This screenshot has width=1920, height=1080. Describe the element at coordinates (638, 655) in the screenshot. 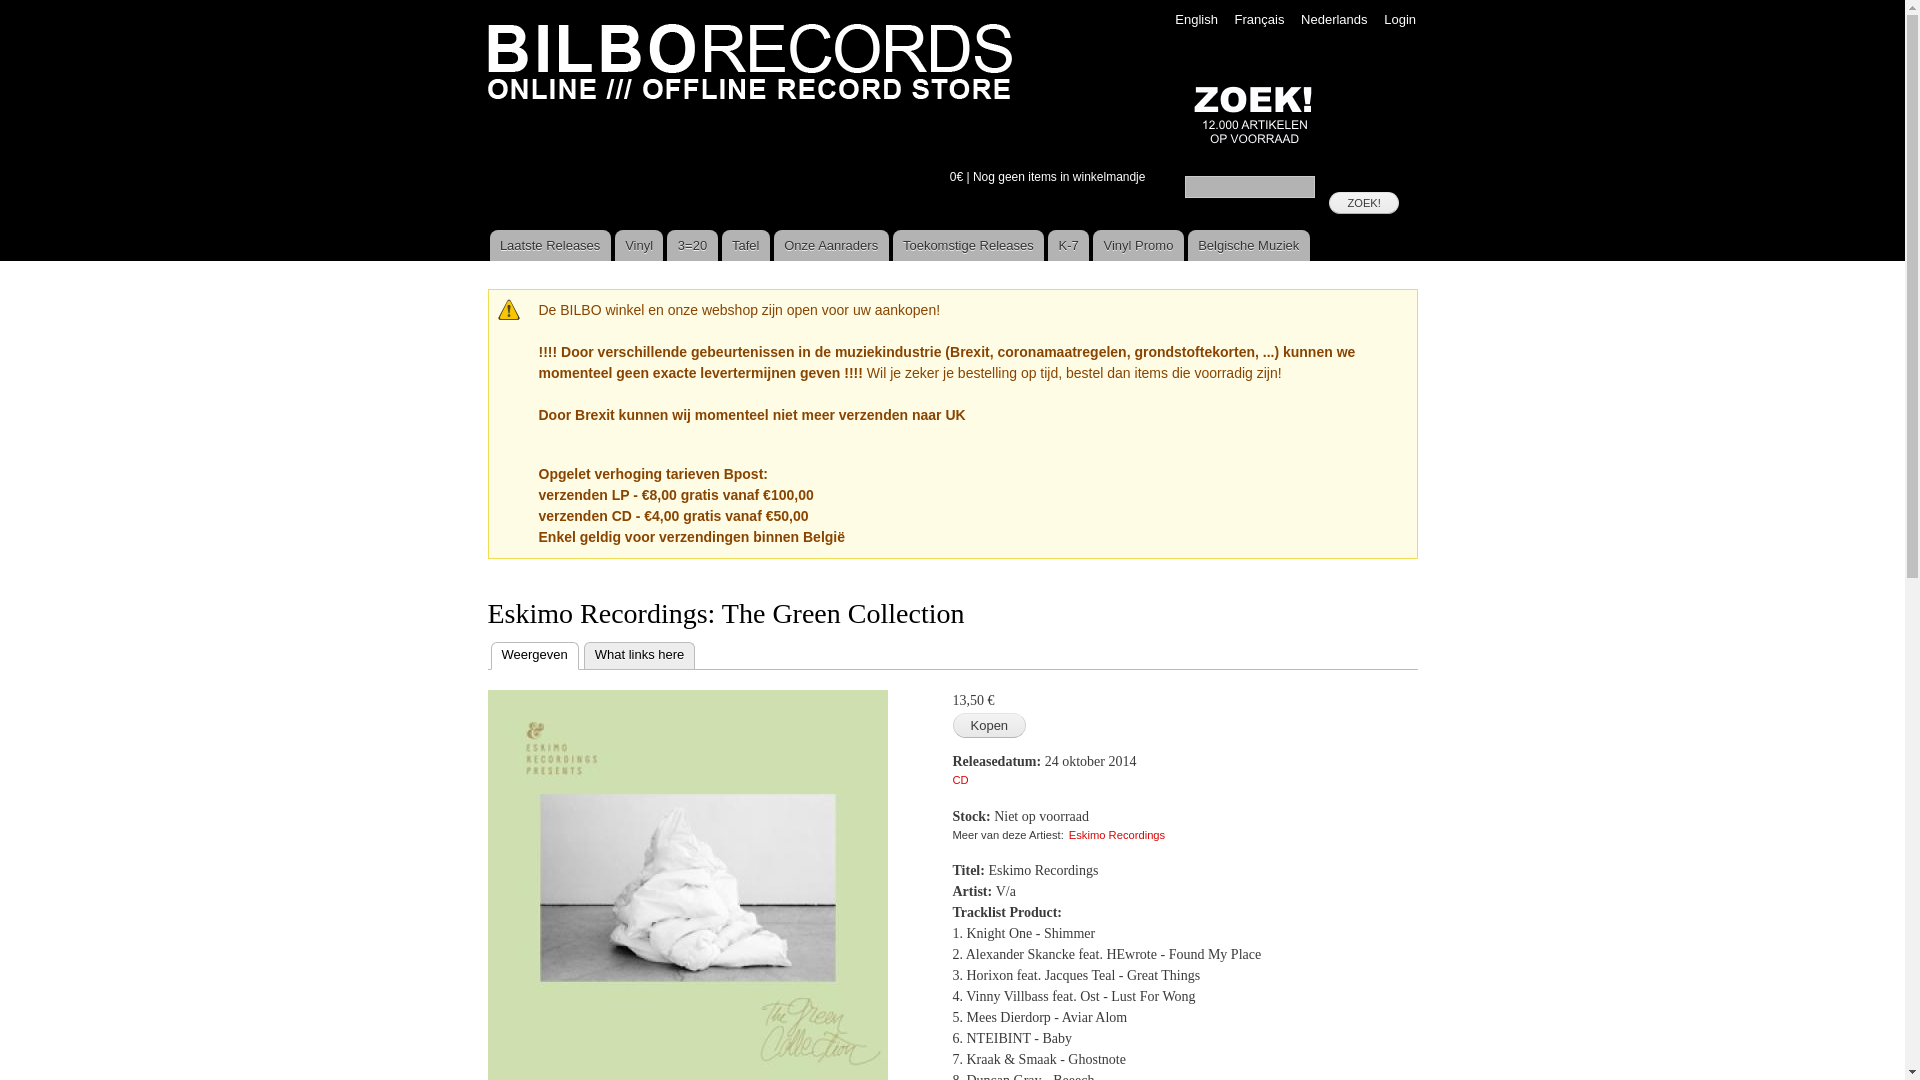

I see `'What links here'` at that location.